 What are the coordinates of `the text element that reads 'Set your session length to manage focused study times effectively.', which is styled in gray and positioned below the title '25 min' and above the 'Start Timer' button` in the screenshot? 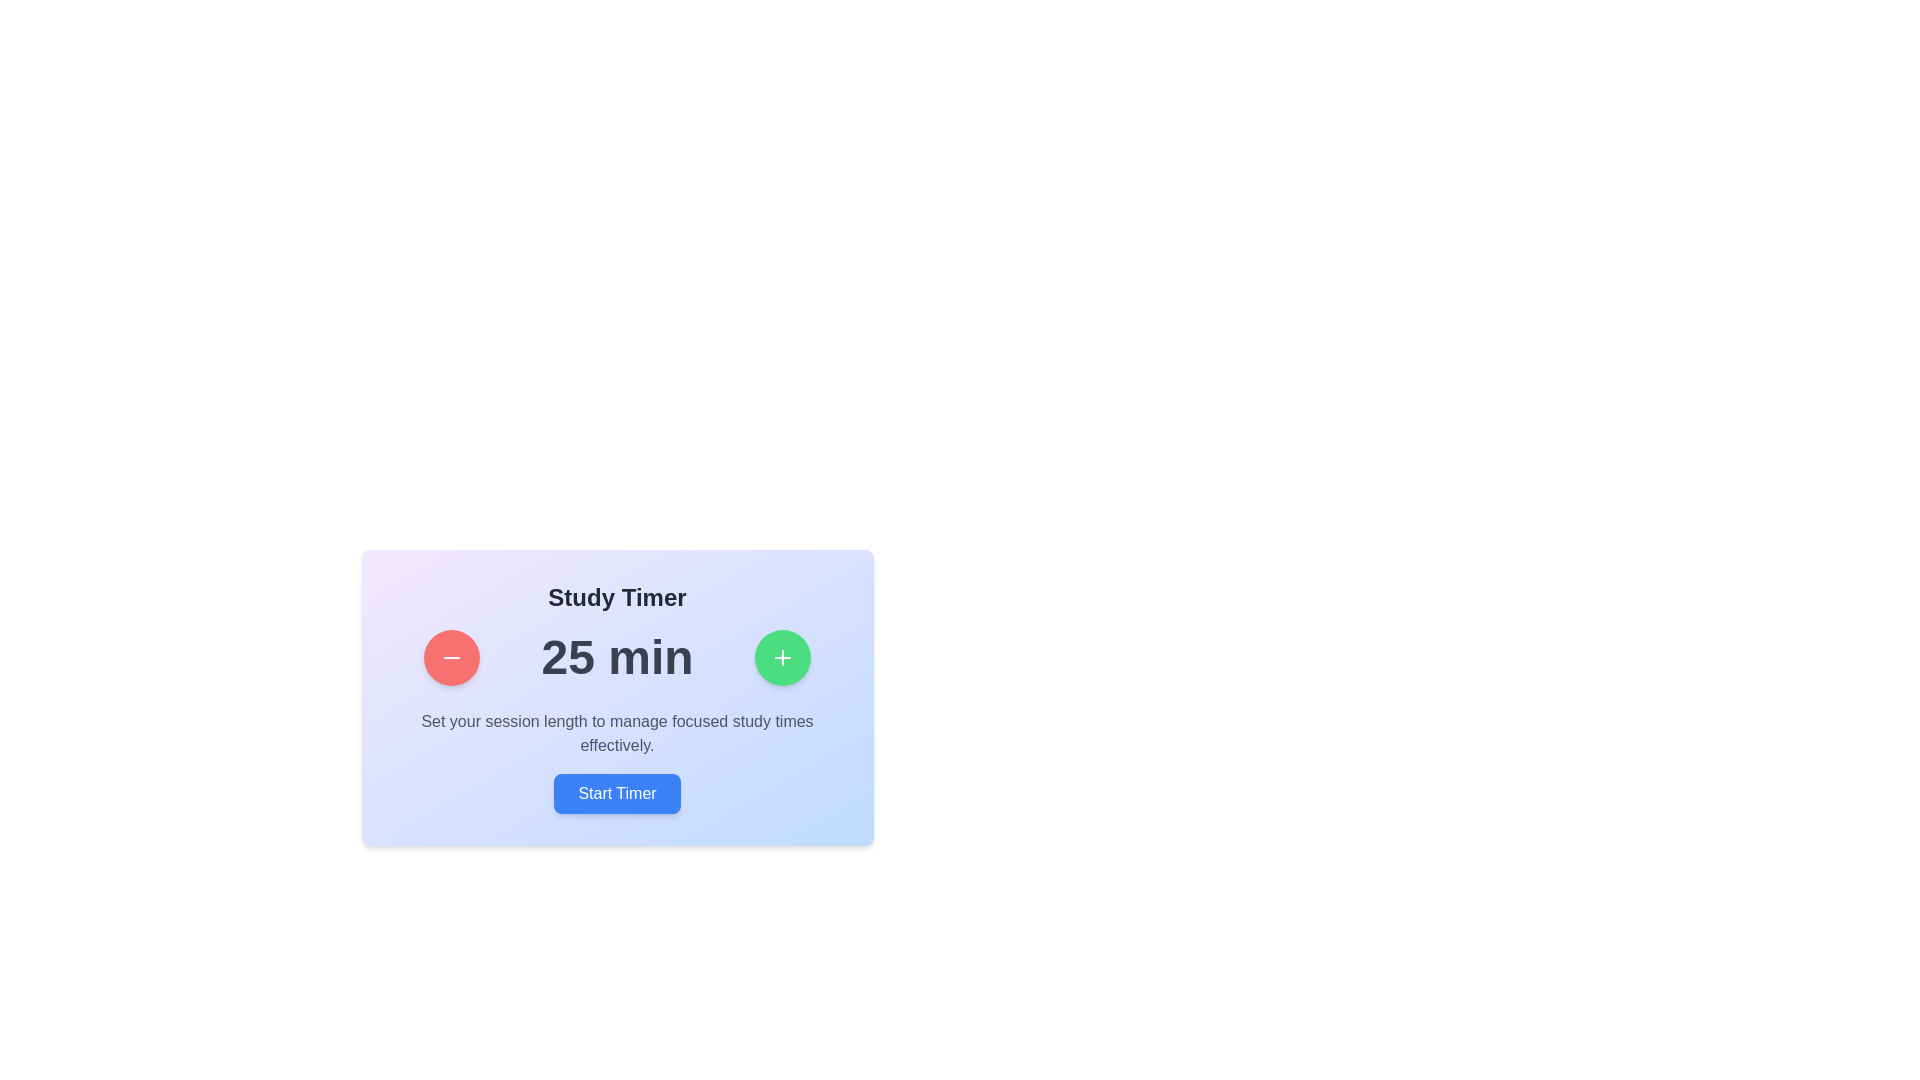 It's located at (616, 733).